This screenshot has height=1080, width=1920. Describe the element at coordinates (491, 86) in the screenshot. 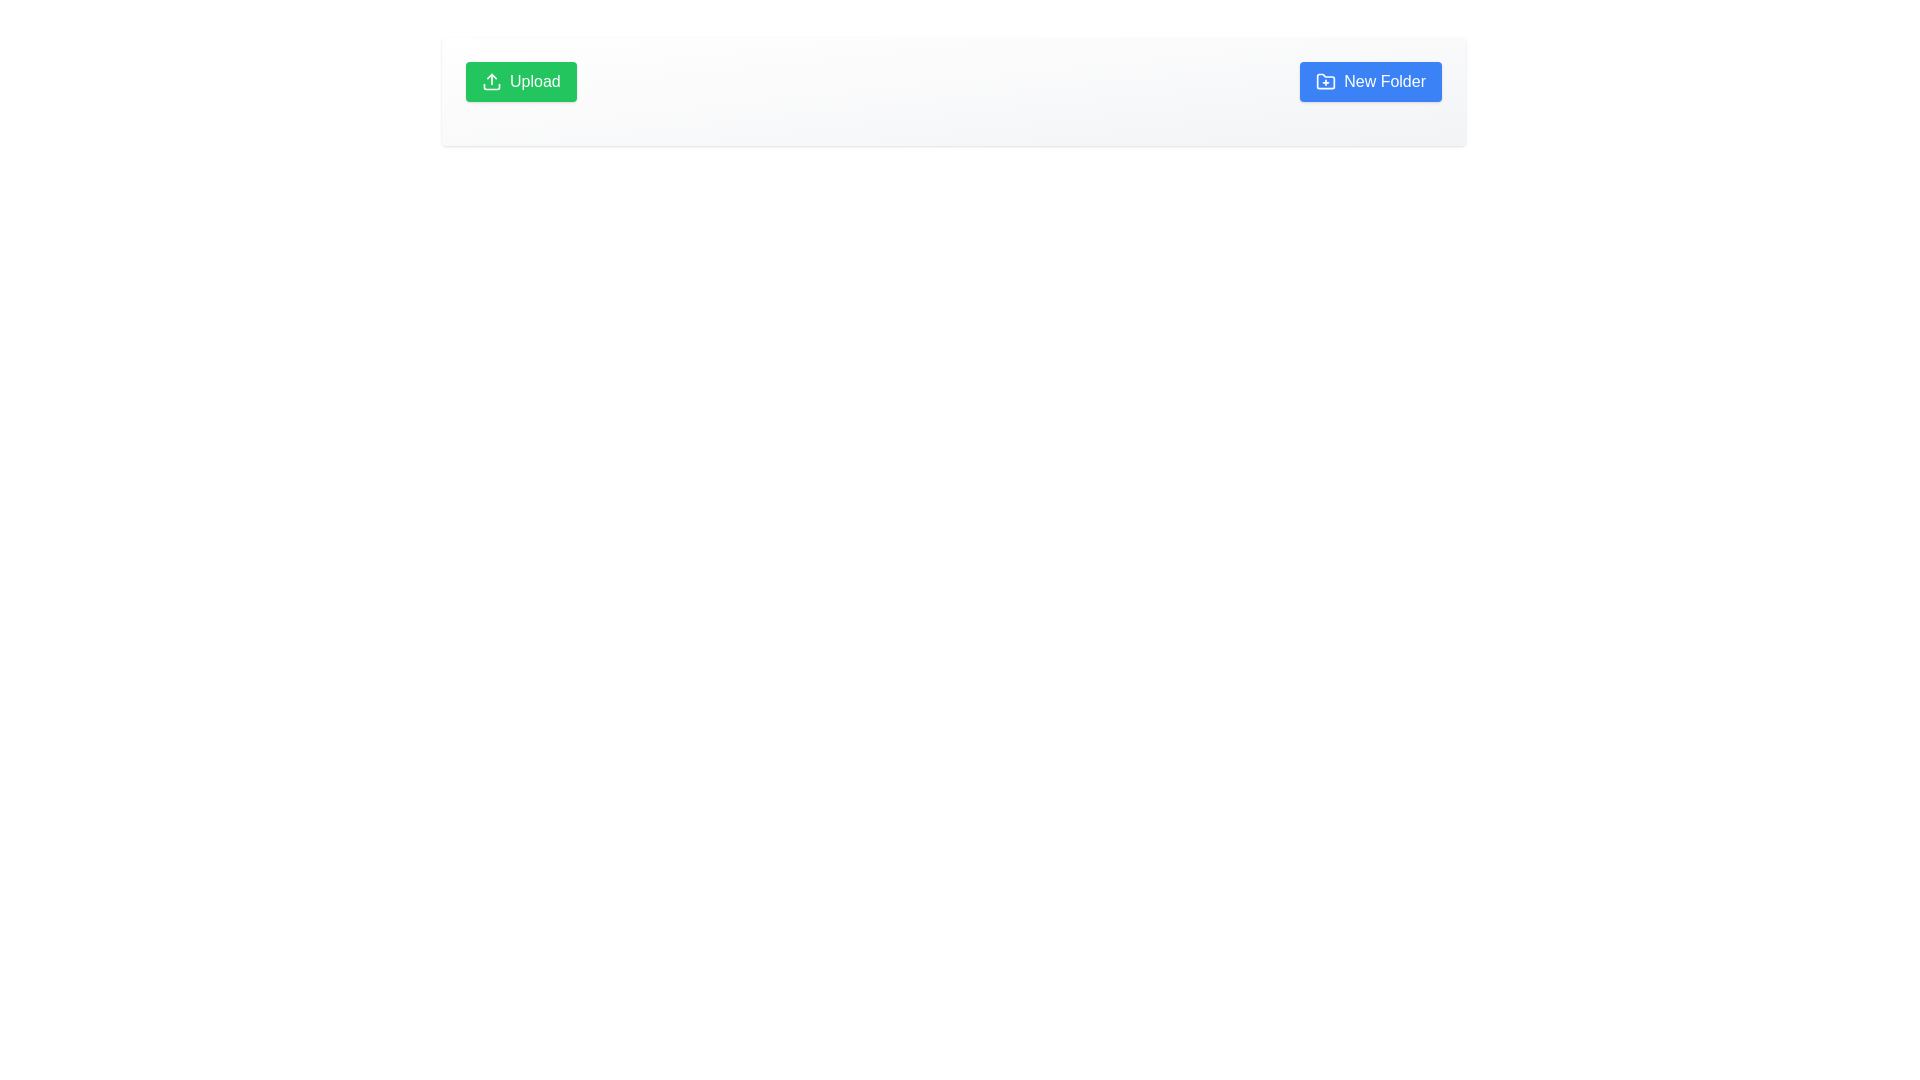

I see `graphical icon component representing the 'Upload' action, which is part of a green button and located to the left of the 'Upload' label` at that location.